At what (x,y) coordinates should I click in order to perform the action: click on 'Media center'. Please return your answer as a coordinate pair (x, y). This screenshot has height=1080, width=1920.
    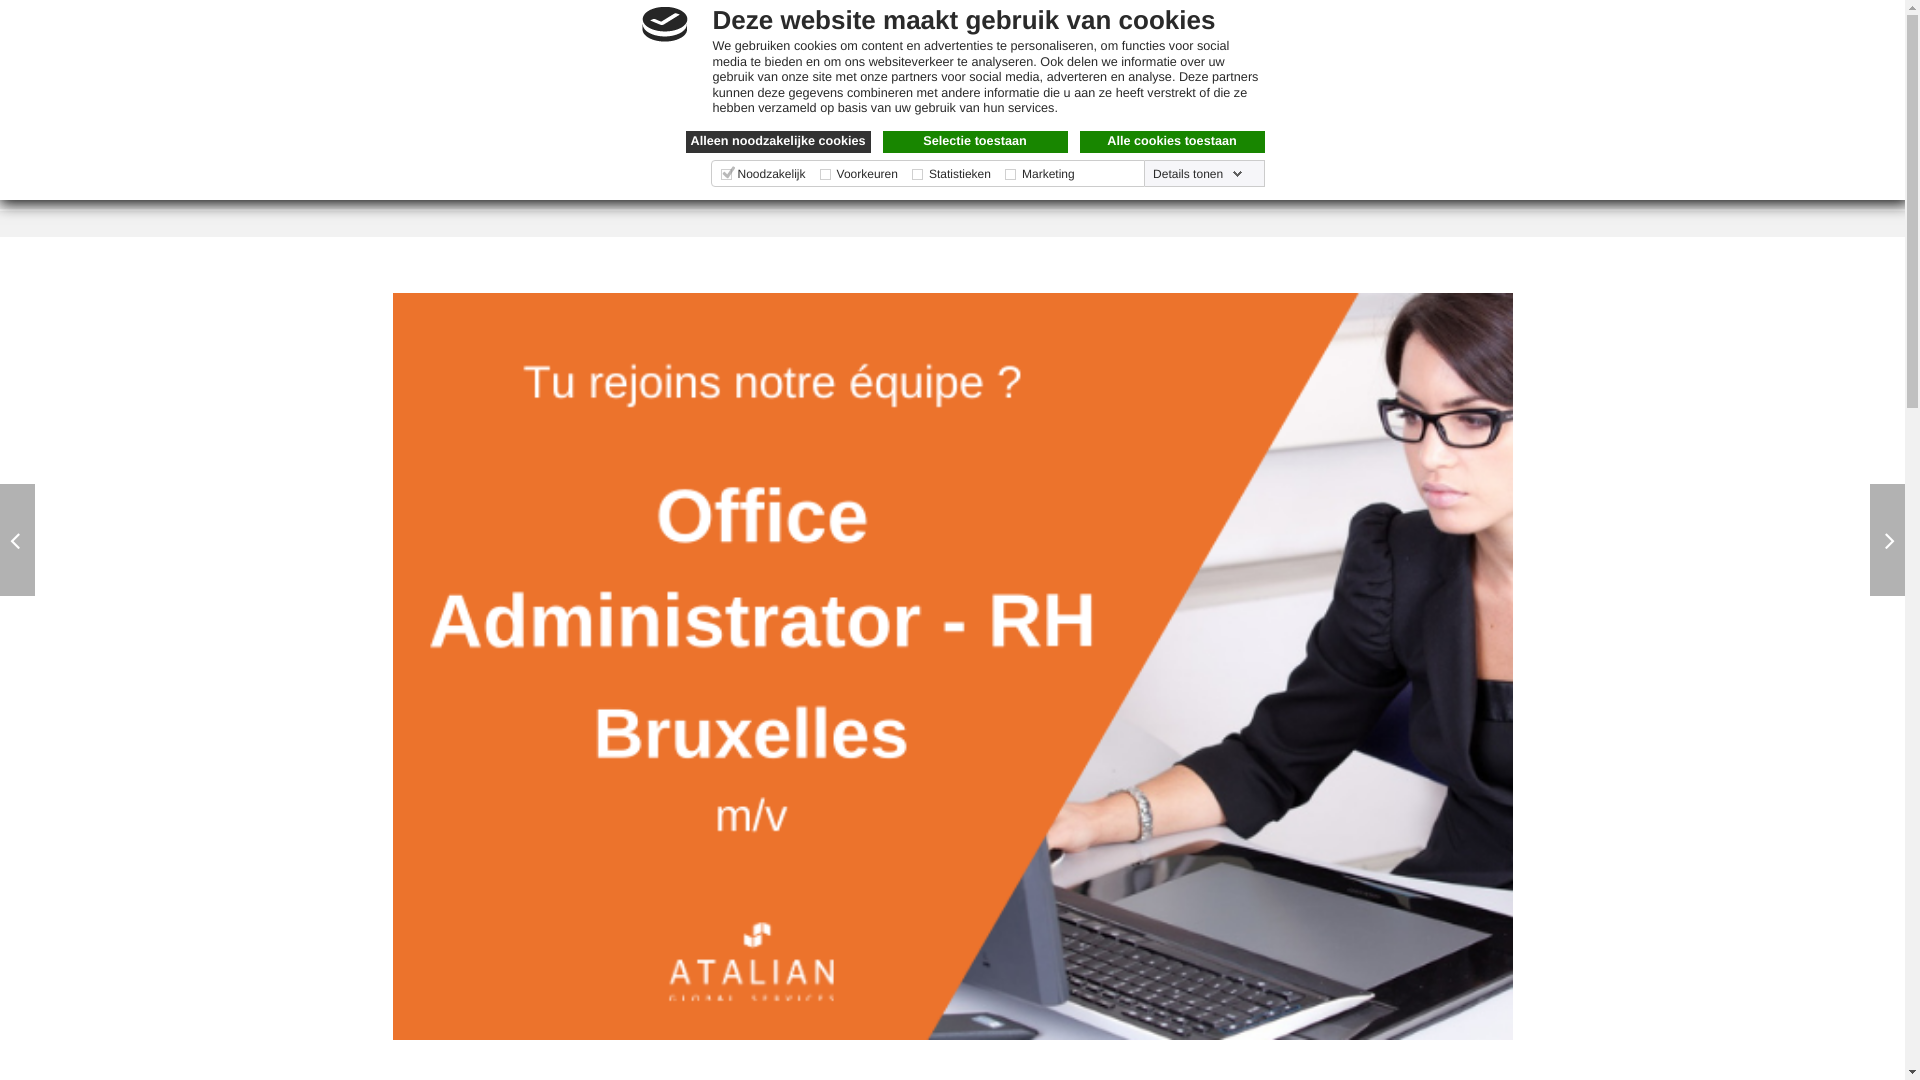
    Looking at the image, I should click on (1231, 72).